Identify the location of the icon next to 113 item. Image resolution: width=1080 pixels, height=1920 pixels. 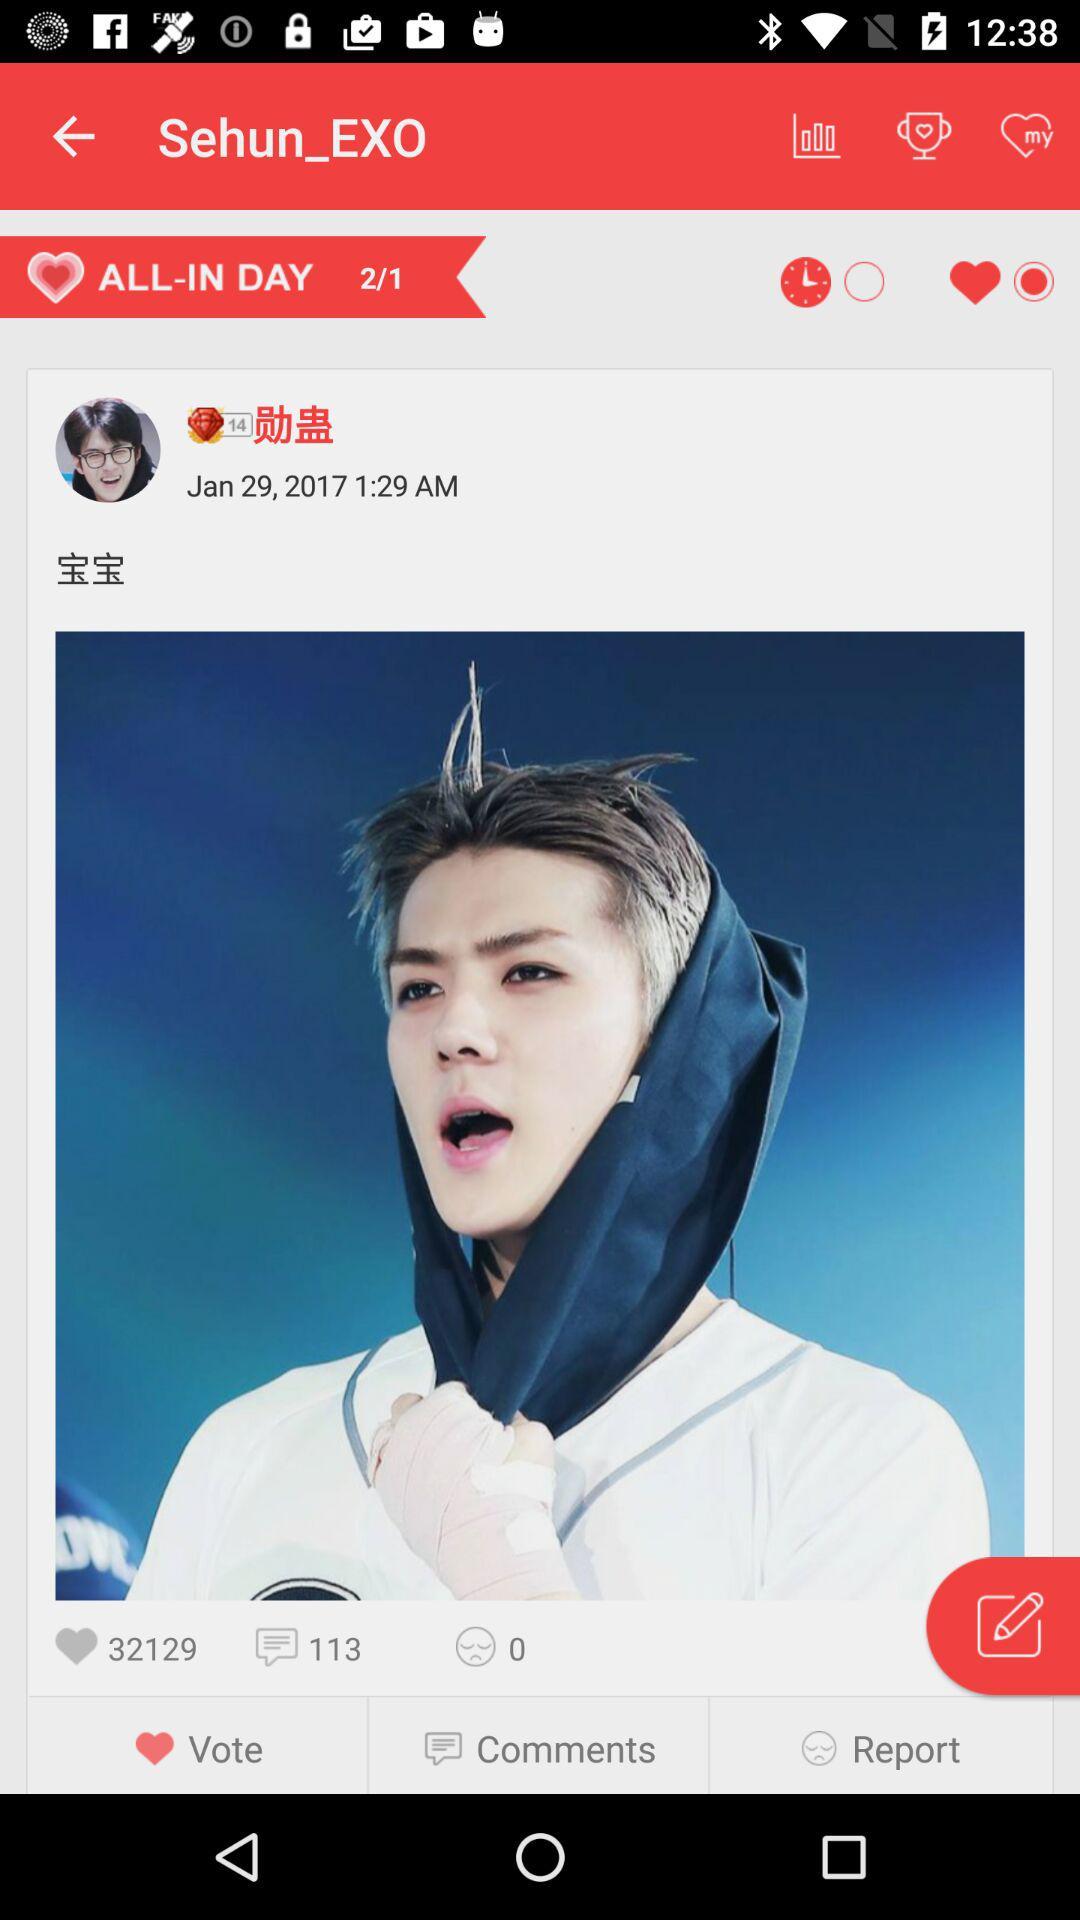
(281, 1646).